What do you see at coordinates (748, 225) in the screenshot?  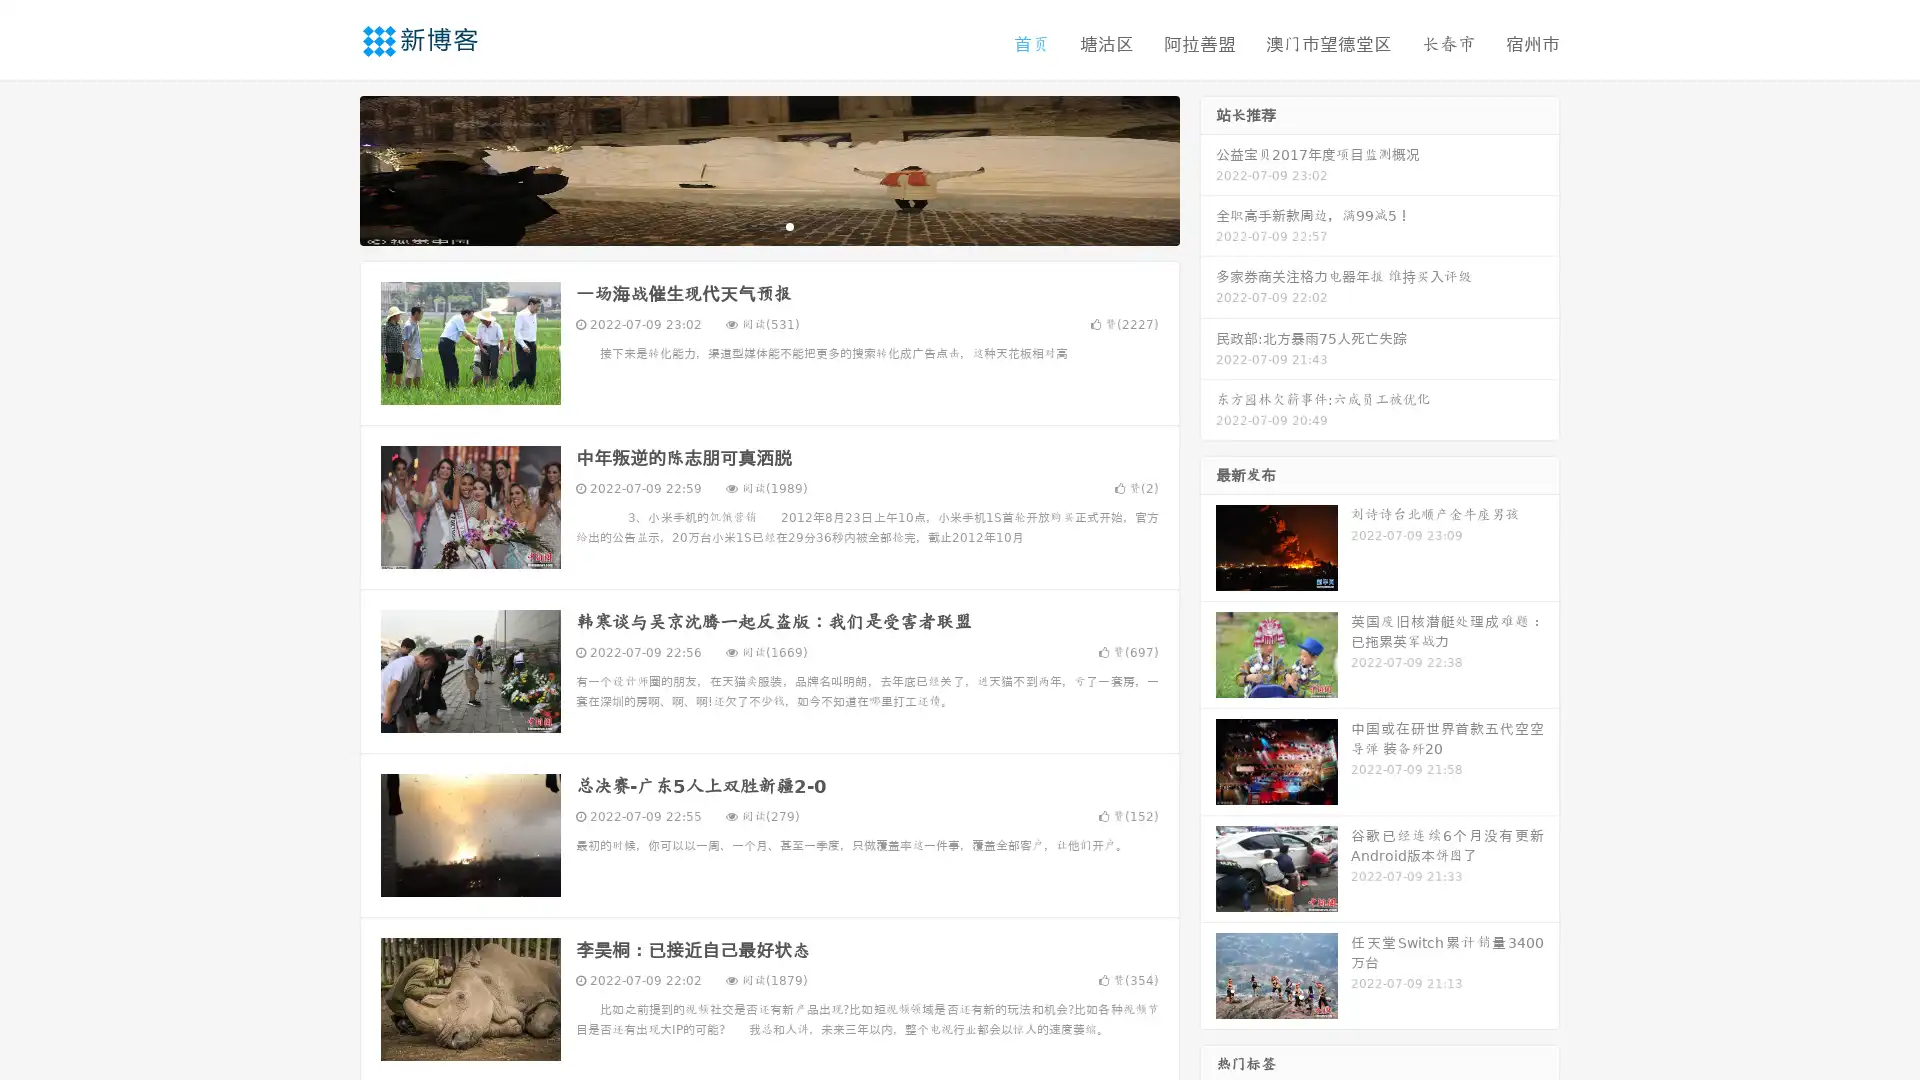 I see `Go to slide 1` at bounding box center [748, 225].